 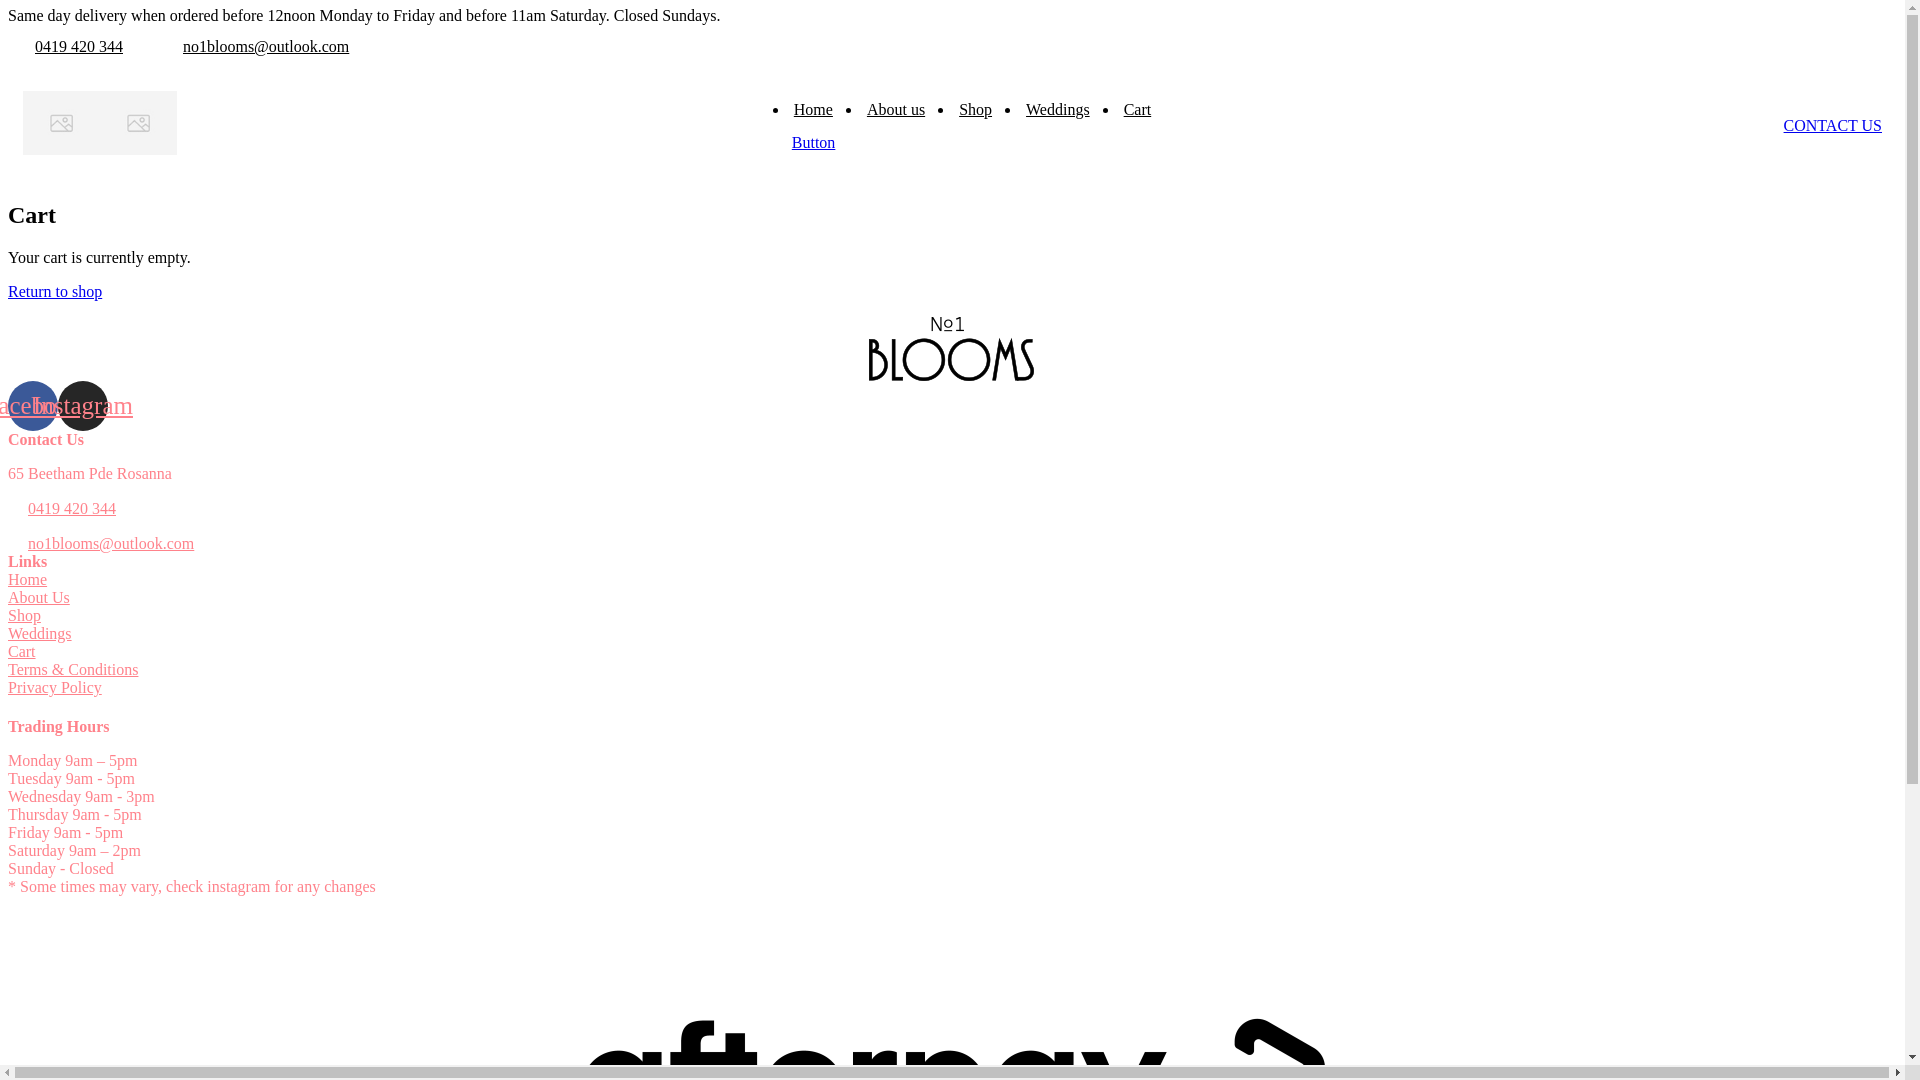 What do you see at coordinates (264, 45) in the screenshot?
I see `'no1blooms@outlook.com'` at bounding box center [264, 45].